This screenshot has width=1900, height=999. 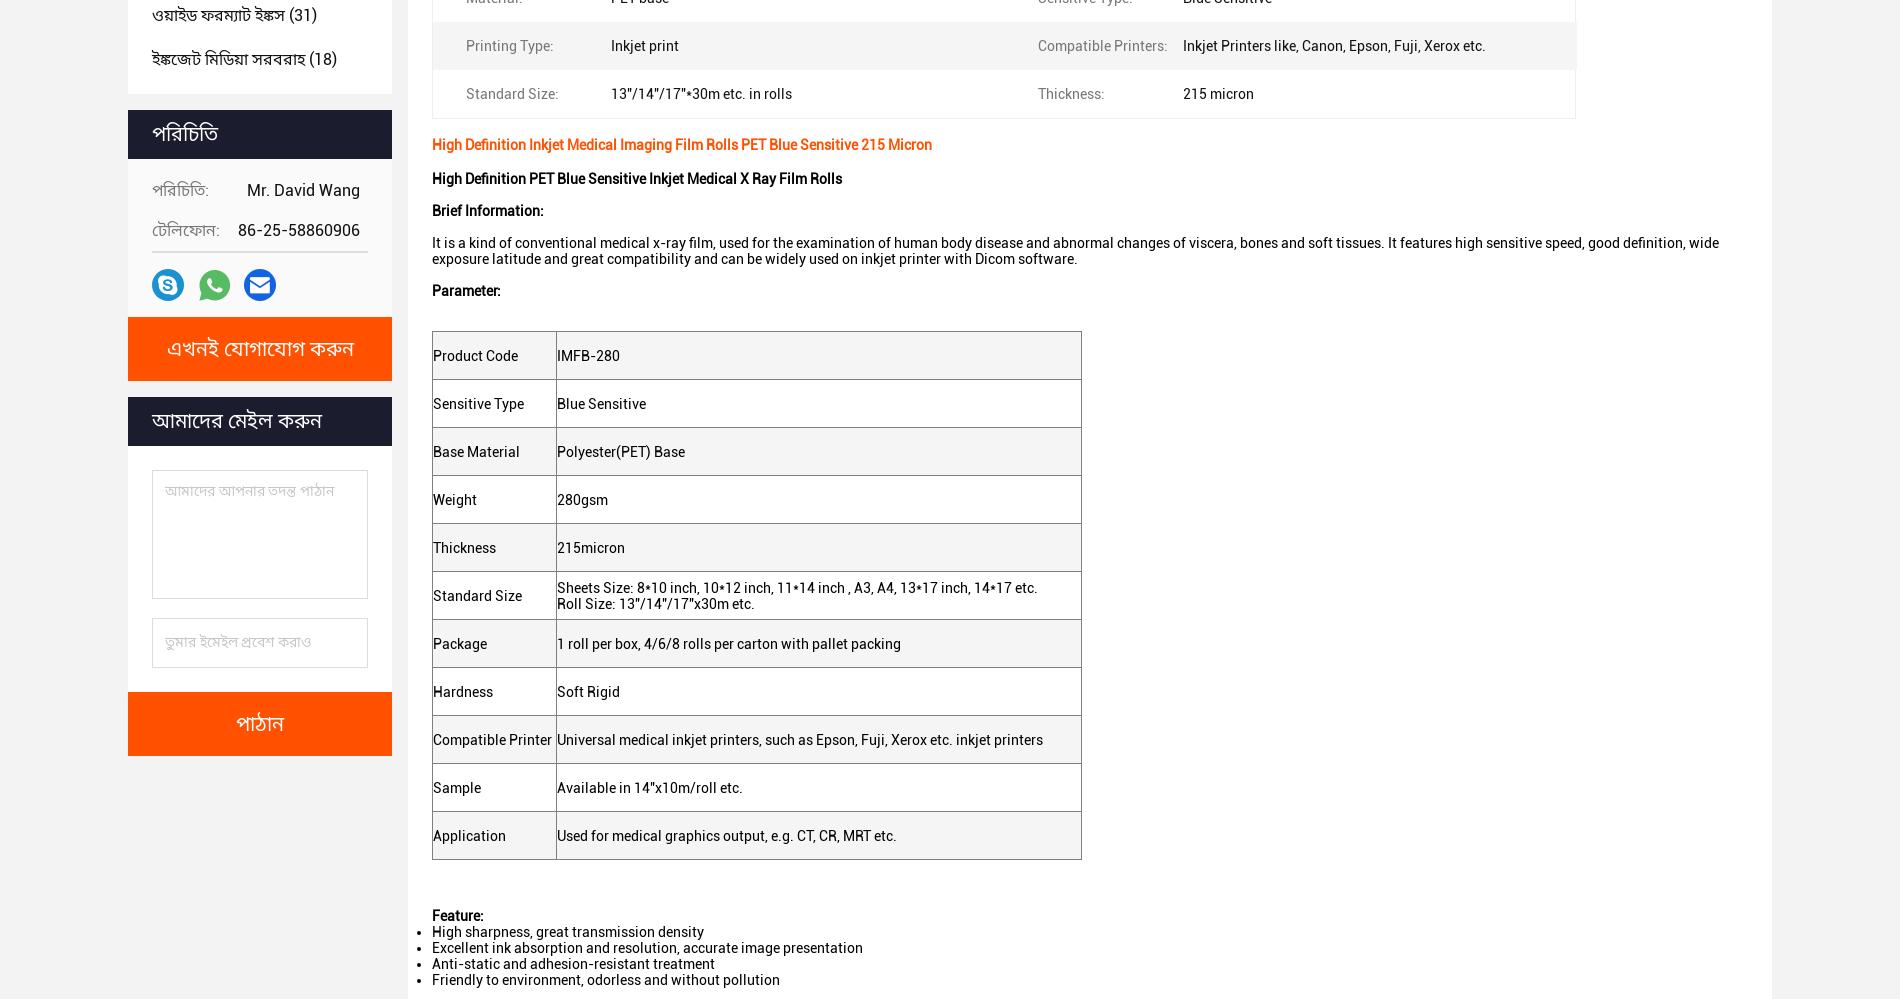 What do you see at coordinates (494, 737) in the screenshot?
I see `'Compatible Printer'` at bounding box center [494, 737].